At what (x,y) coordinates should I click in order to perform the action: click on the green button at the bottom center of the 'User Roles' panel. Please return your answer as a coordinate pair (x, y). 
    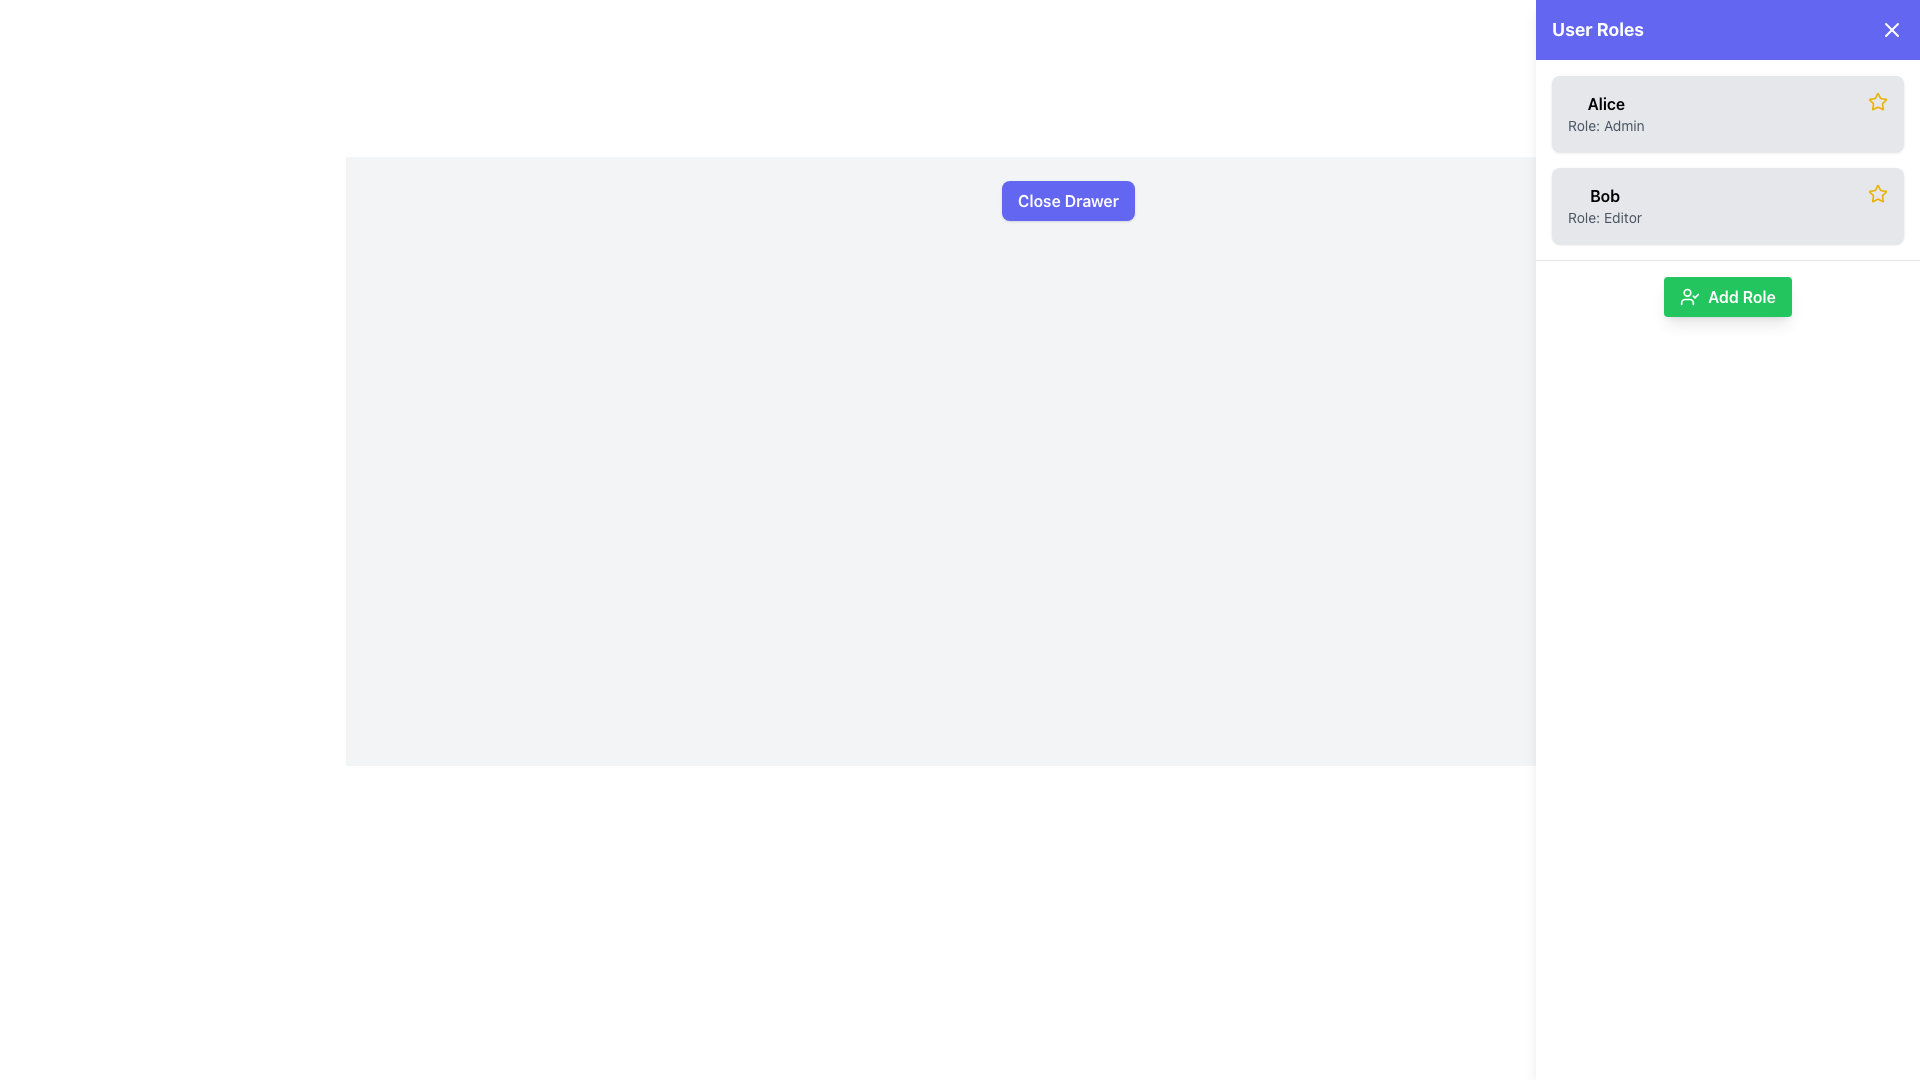
    Looking at the image, I should click on (1727, 297).